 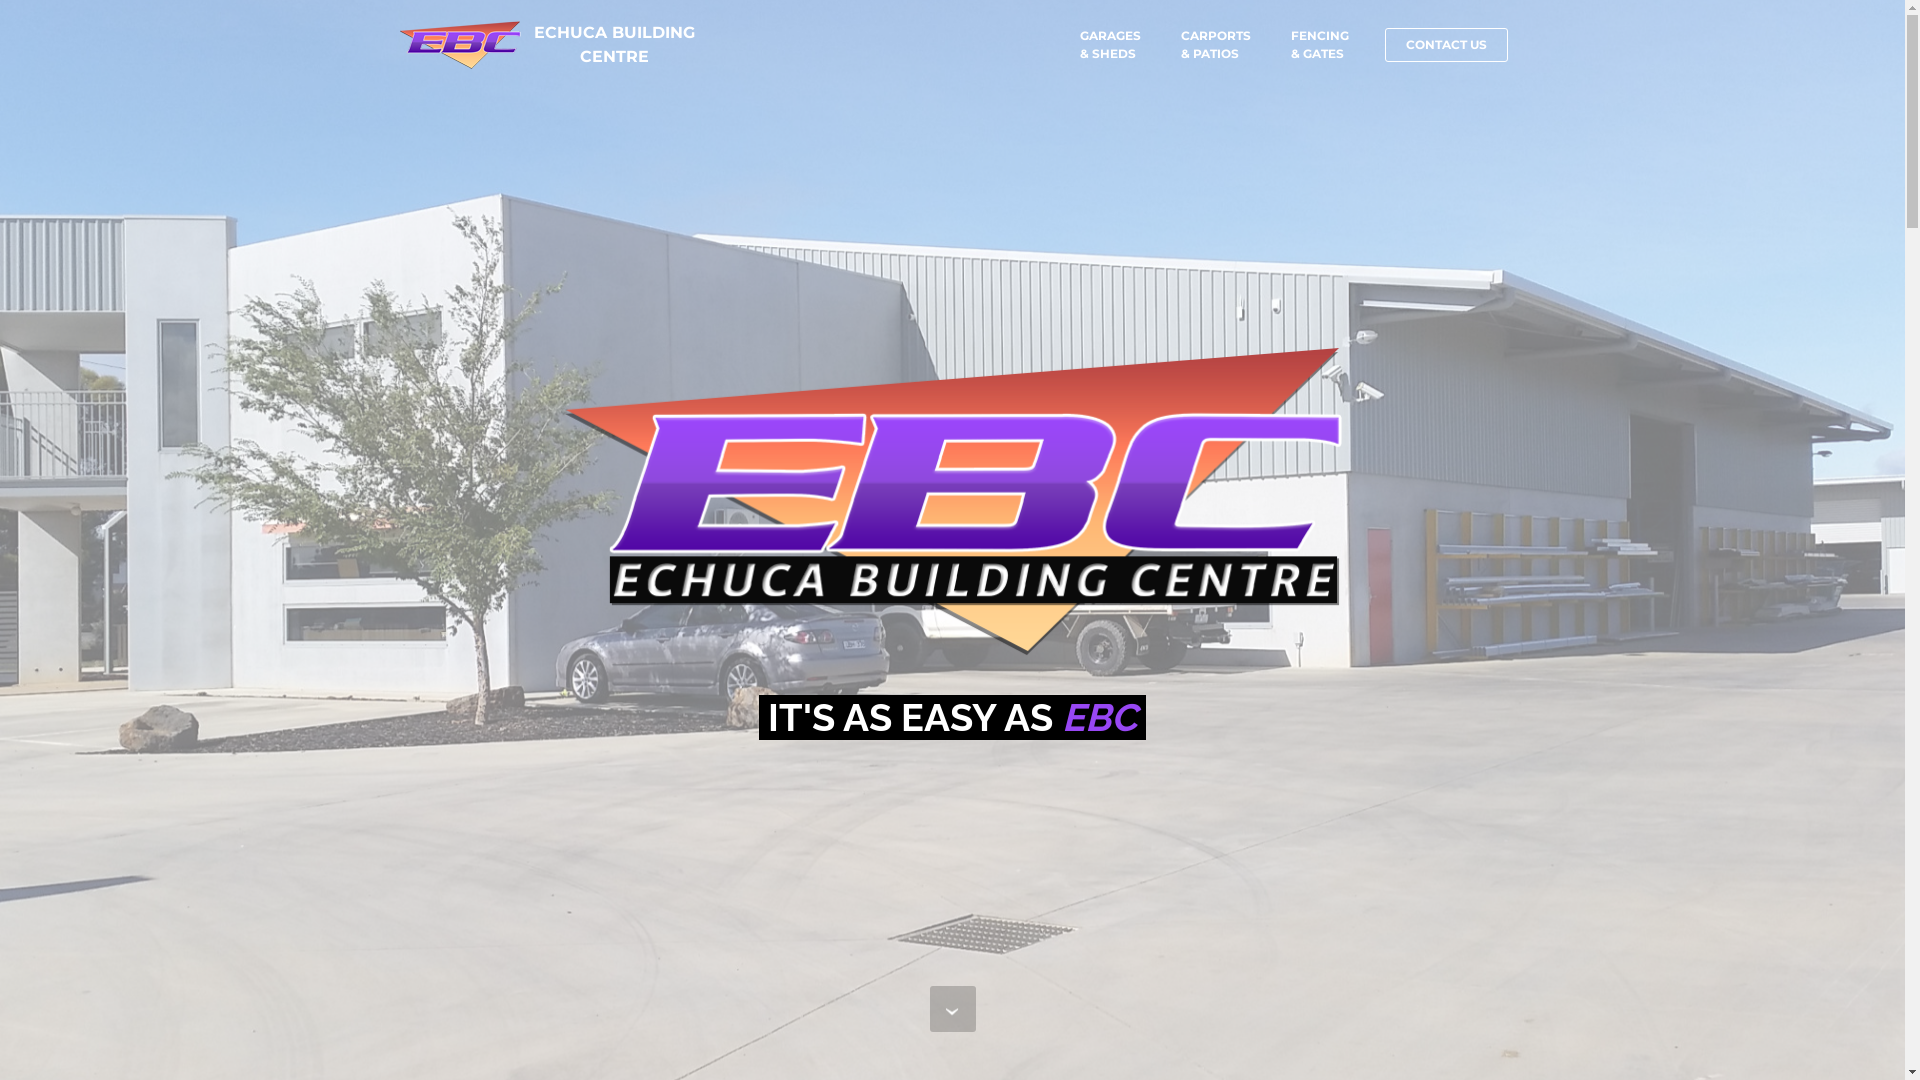 What do you see at coordinates (613, 45) in the screenshot?
I see `'ECHUCA BUILDING` at bounding box center [613, 45].